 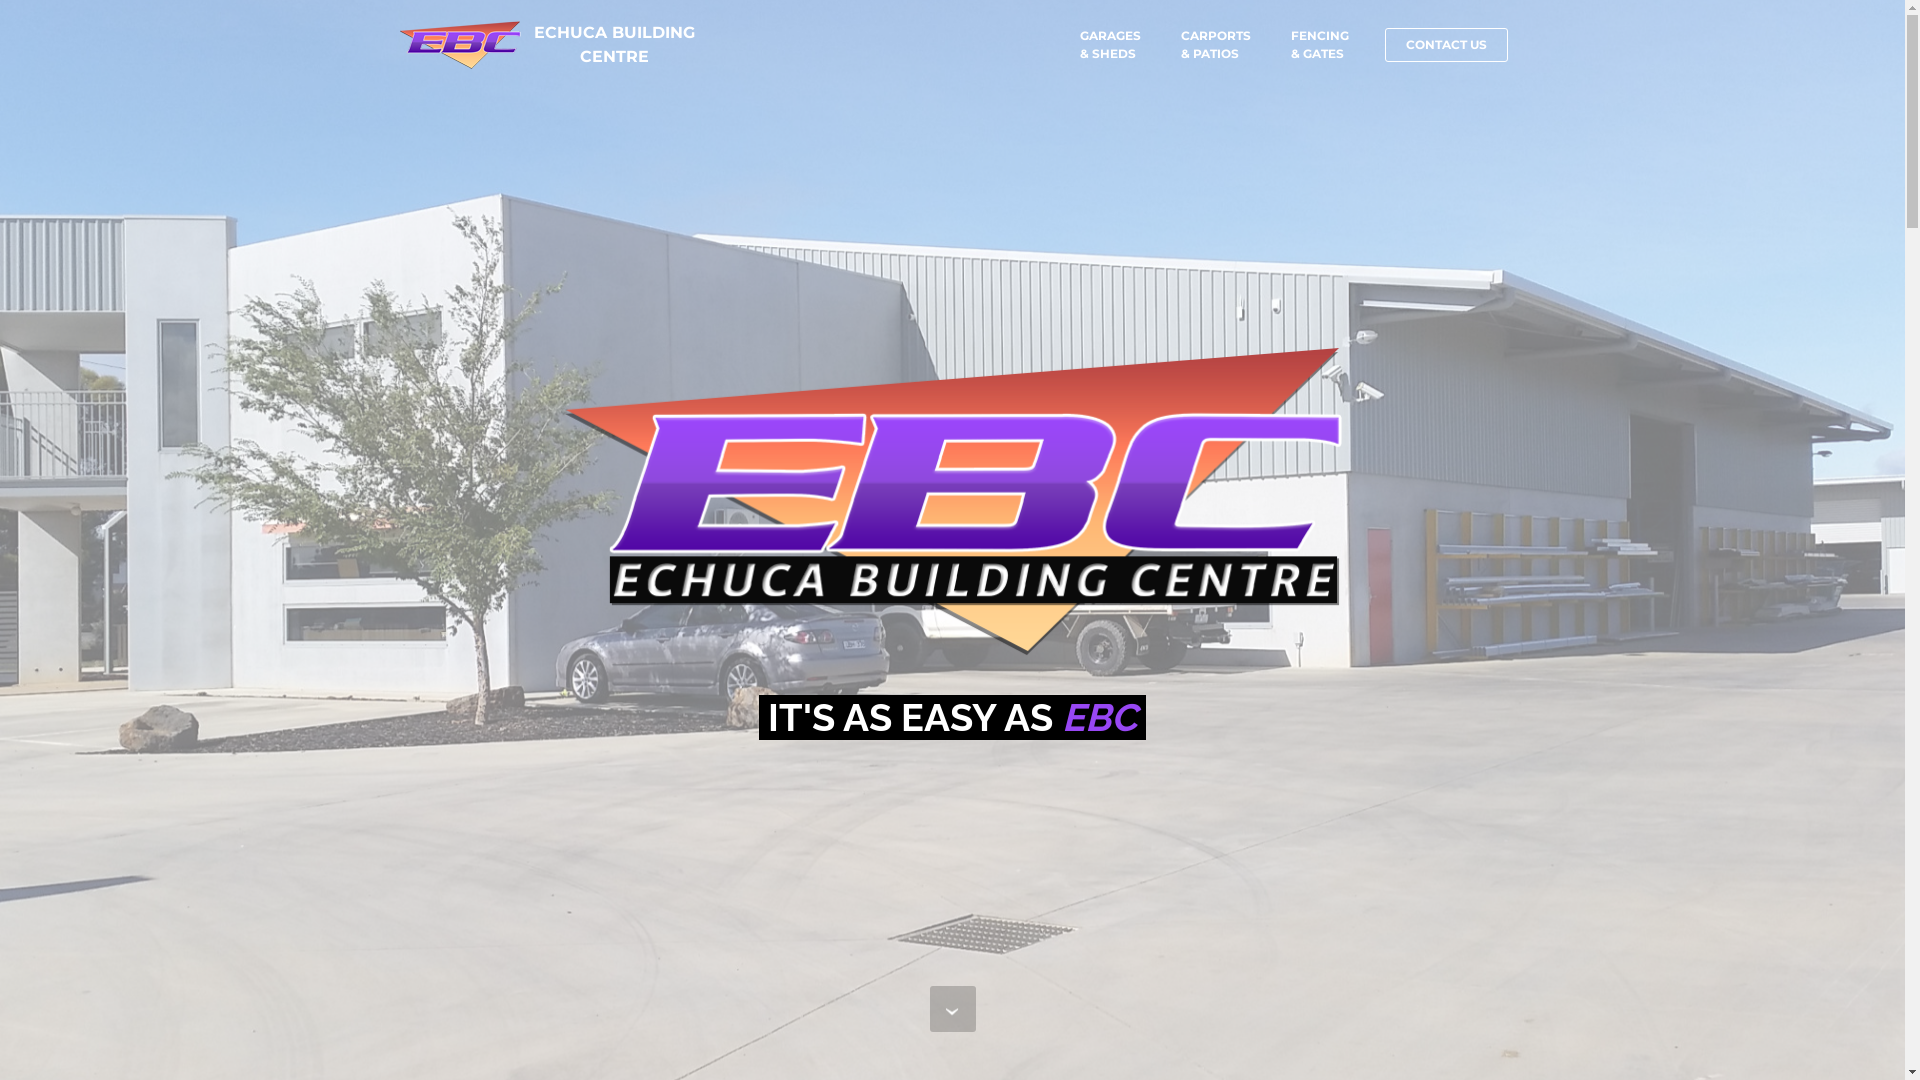 What do you see at coordinates (613, 45) in the screenshot?
I see `'ECHUCA BUILDING` at bounding box center [613, 45].